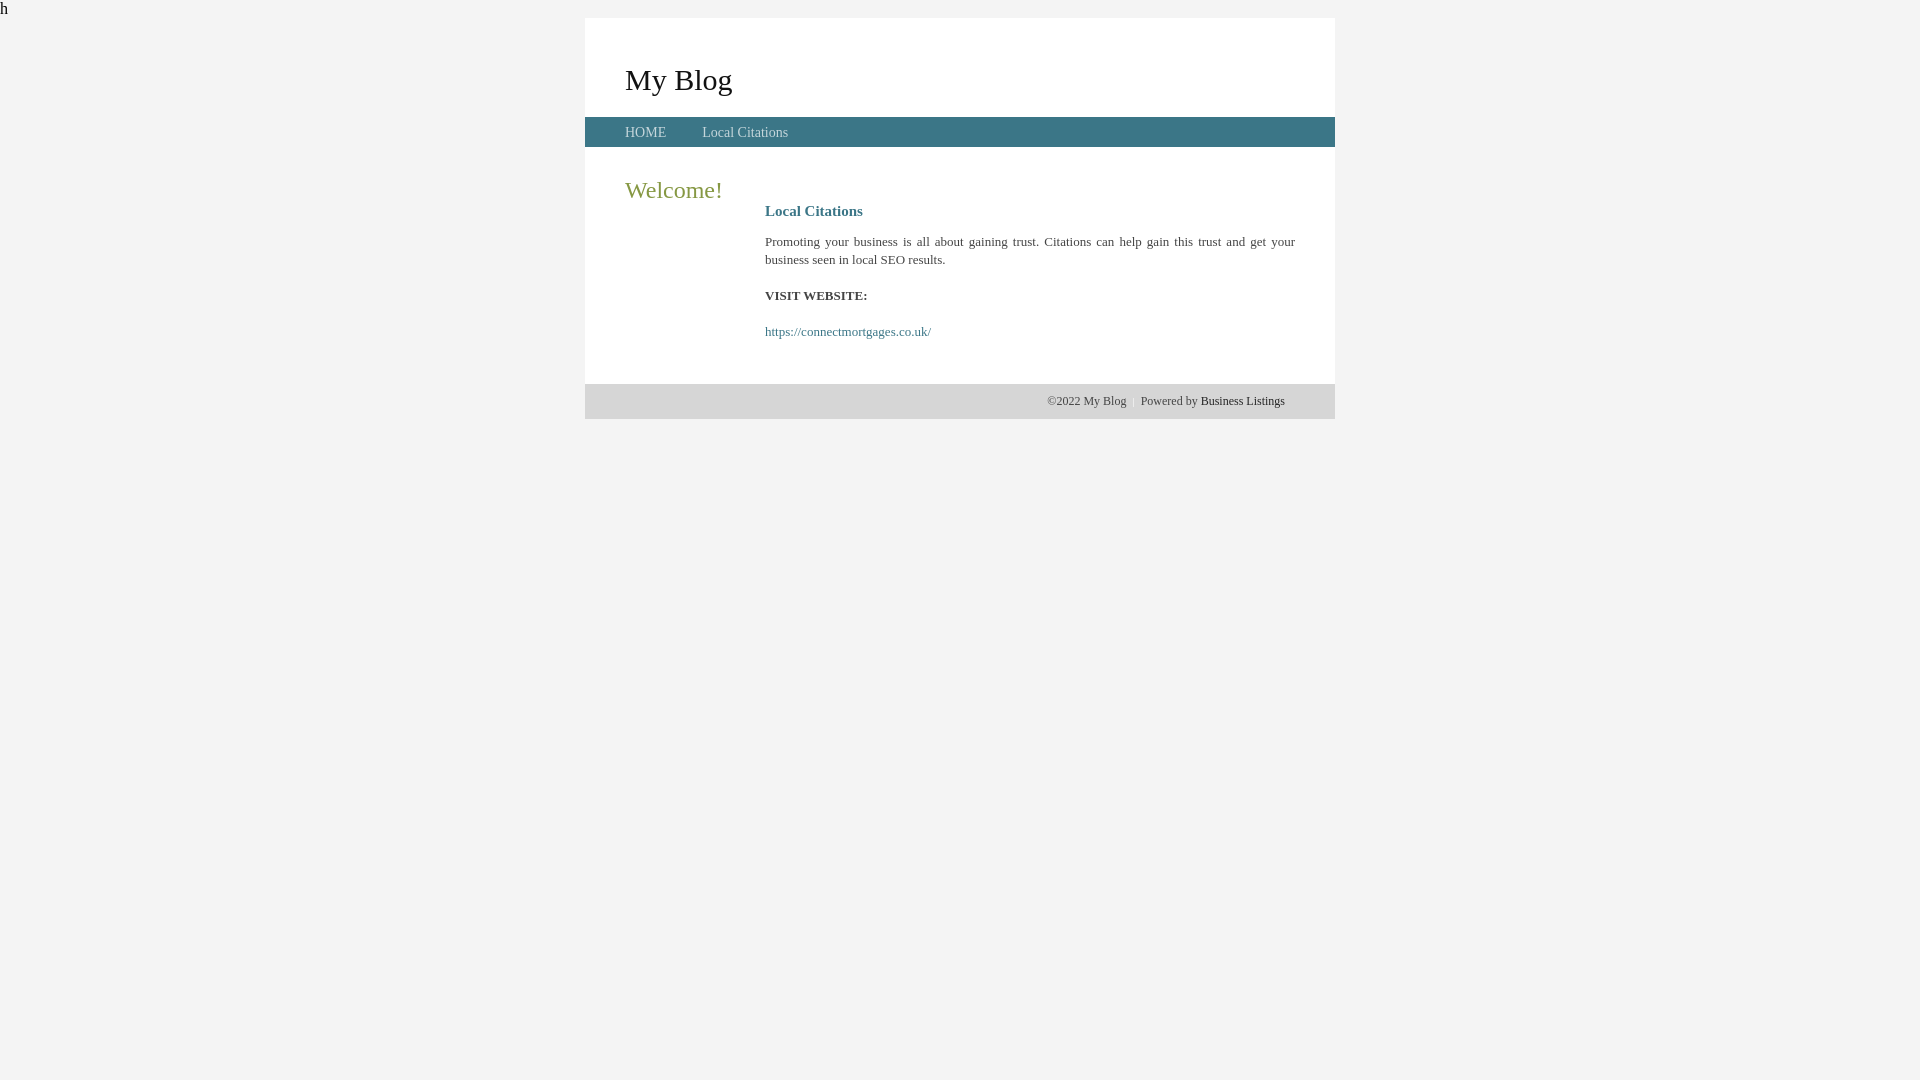 This screenshot has height=1080, width=1920. What do you see at coordinates (678, 78) in the screenshot?
I see `'My Blog'` at bounding box center [678, 78].